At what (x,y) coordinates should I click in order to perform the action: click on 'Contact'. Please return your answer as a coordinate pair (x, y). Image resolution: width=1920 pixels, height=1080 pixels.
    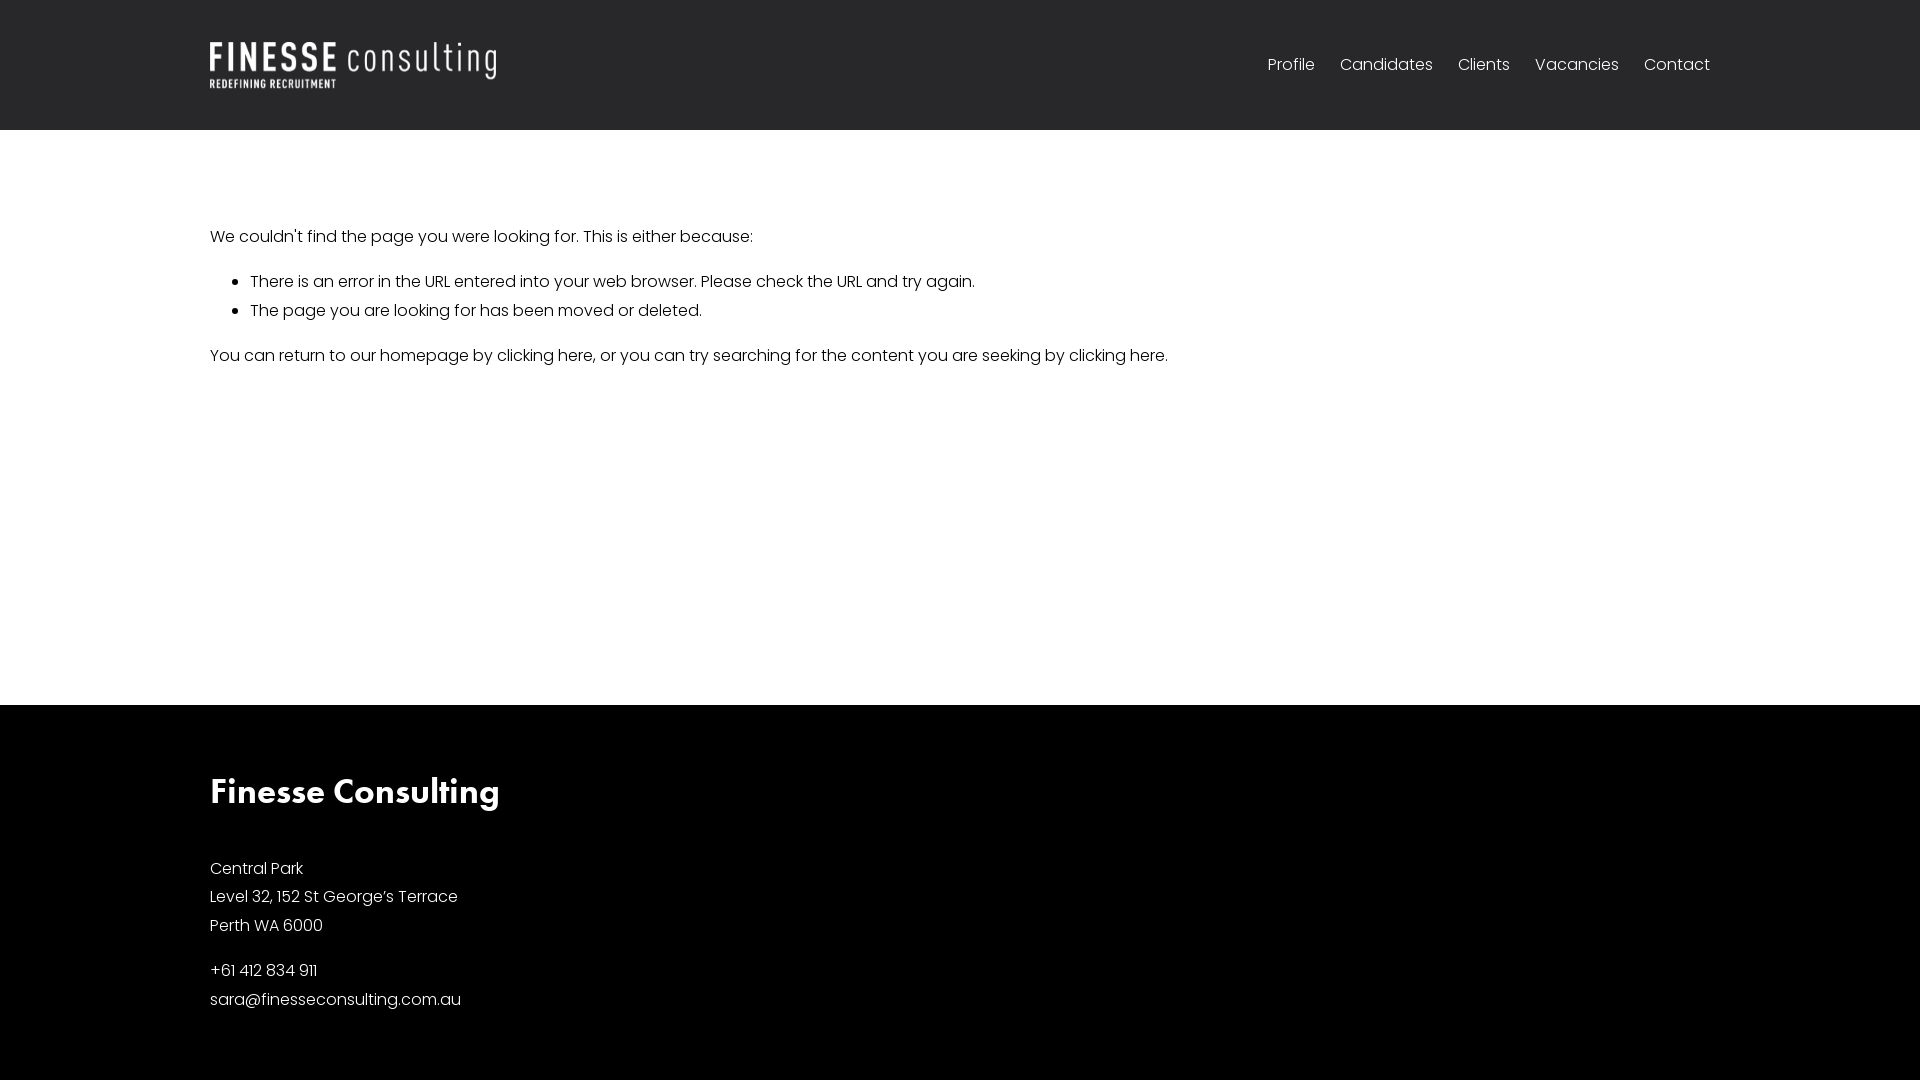
    Looking at the image, I should click on (1643, 64).